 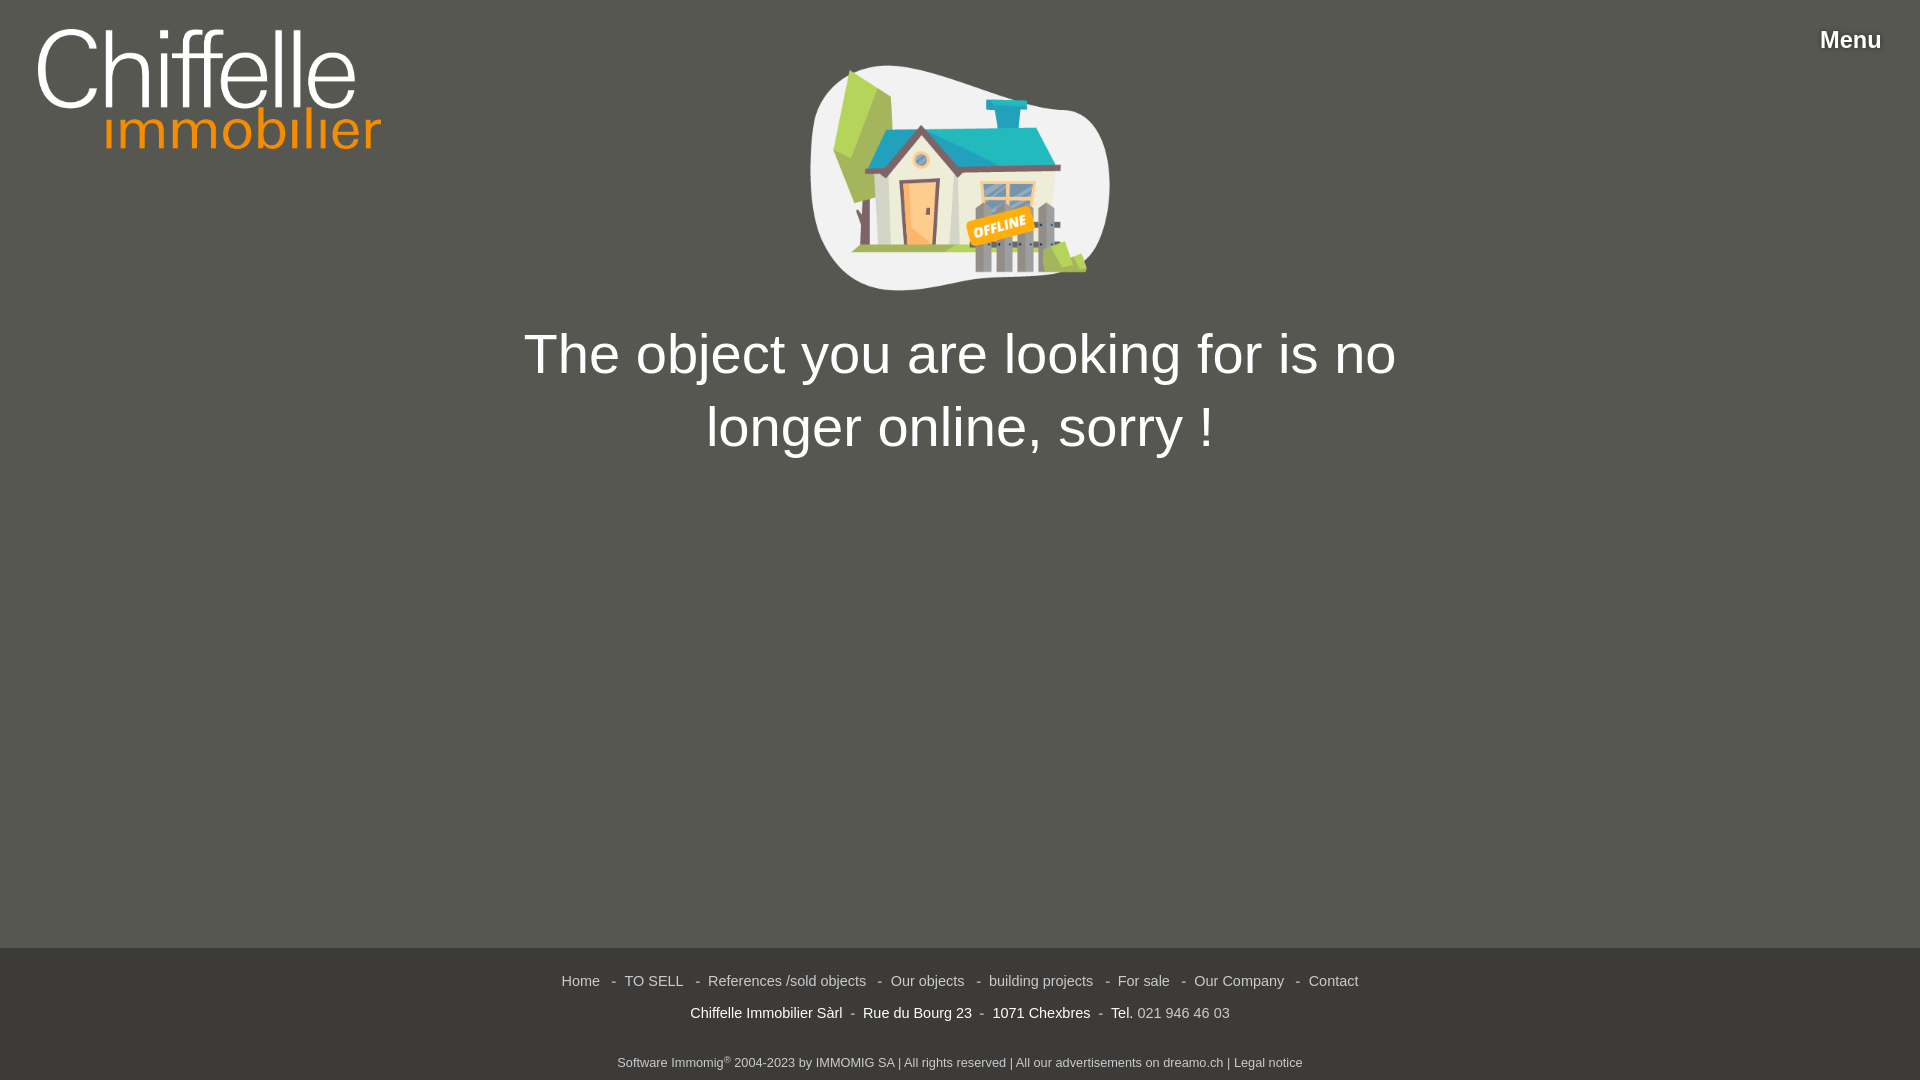 I want to click on 'TO SELL', so click(x=654, y=980).